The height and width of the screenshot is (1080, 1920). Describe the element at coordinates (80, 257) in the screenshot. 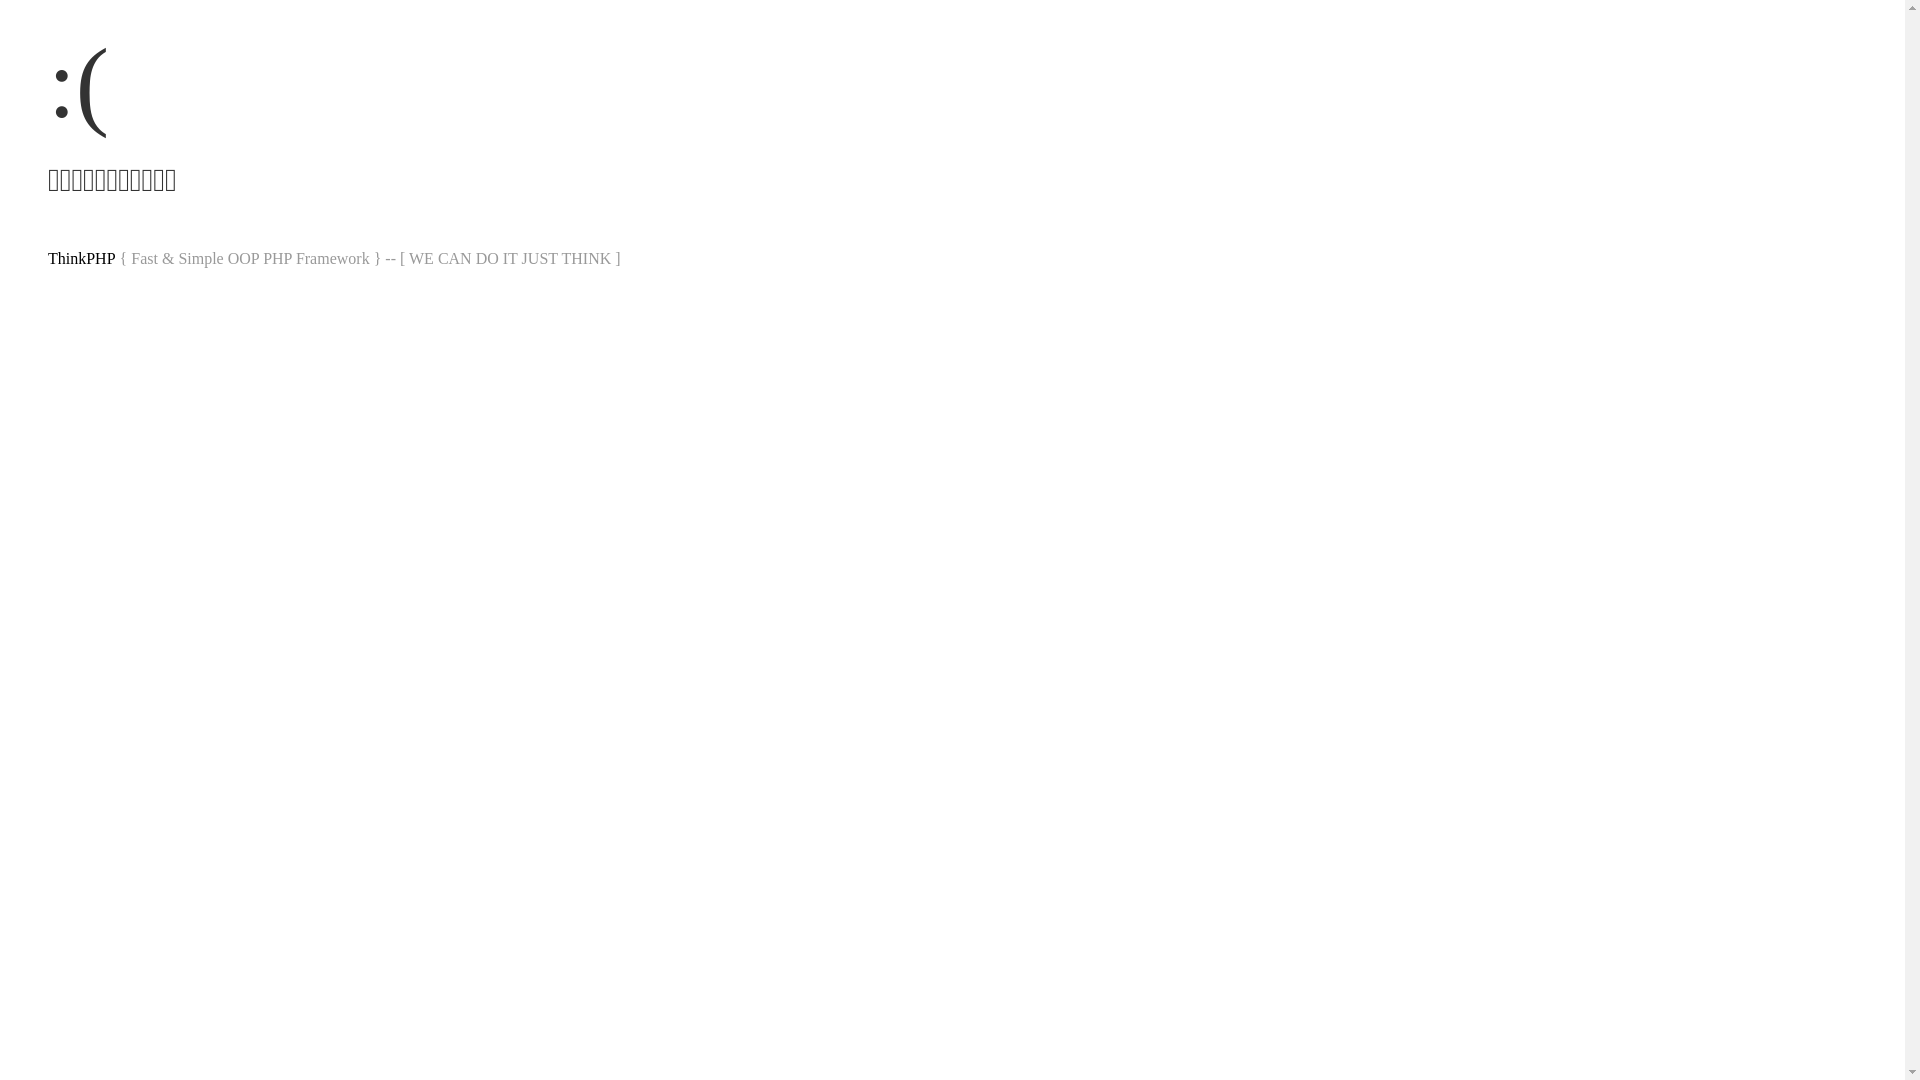

I see `'ThinkPHP'` at that location.